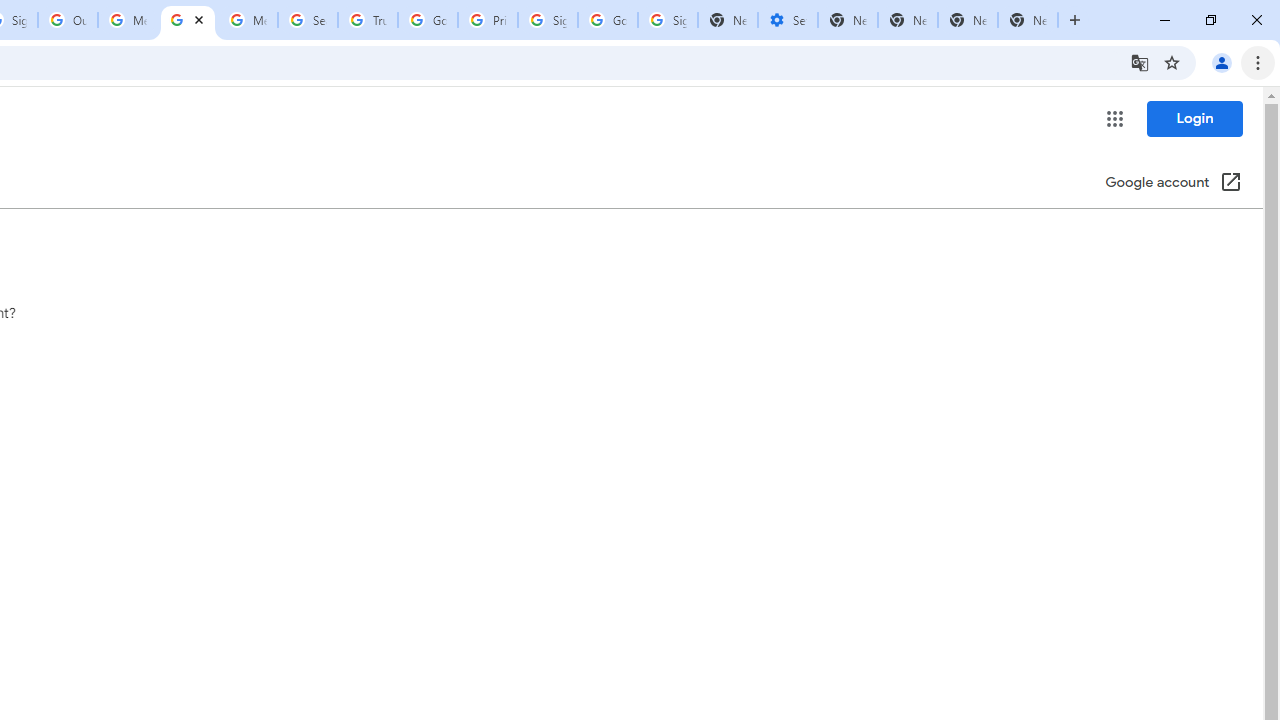 The image size is (1280, 720). I want to click on 'New Tab', so click(1028, 20).